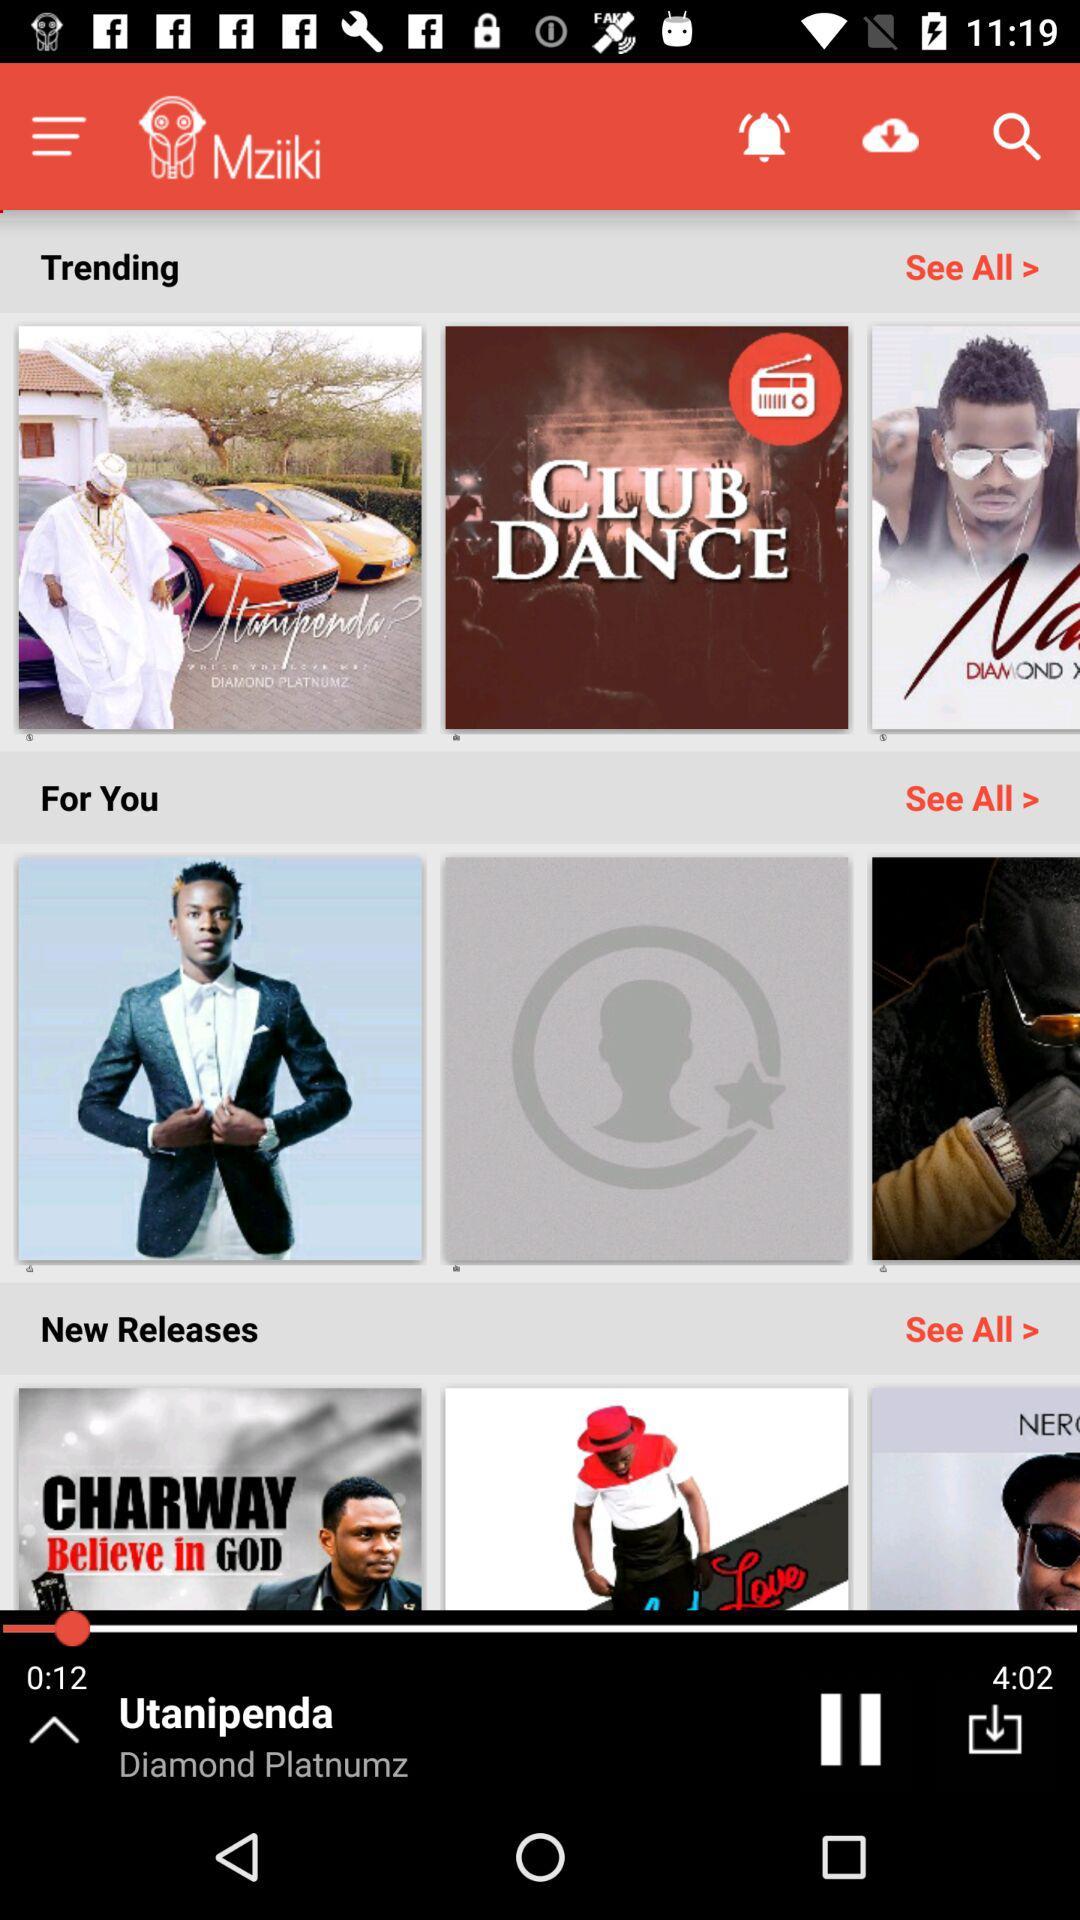  I want to click on open menu, so click(57, 135).